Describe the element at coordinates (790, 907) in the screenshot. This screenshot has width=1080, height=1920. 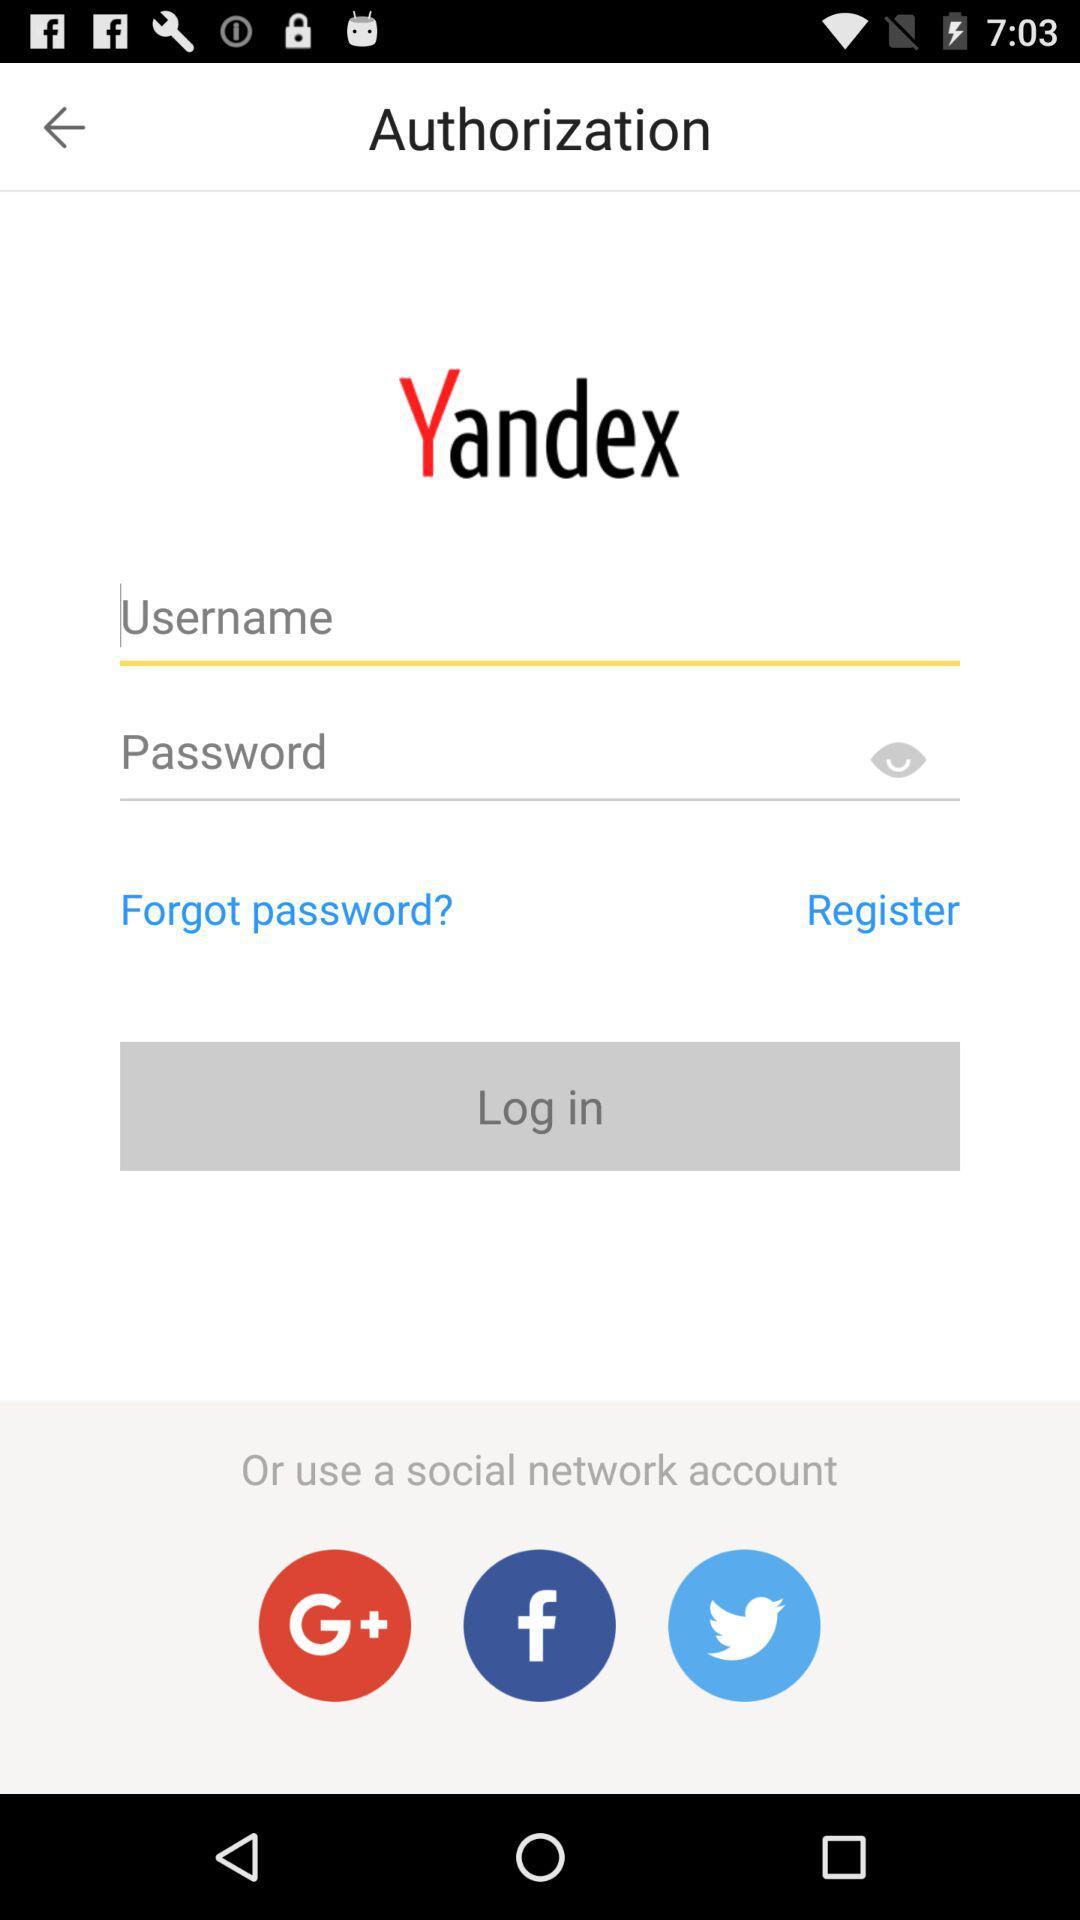
I see `item above the log in button` at that location.